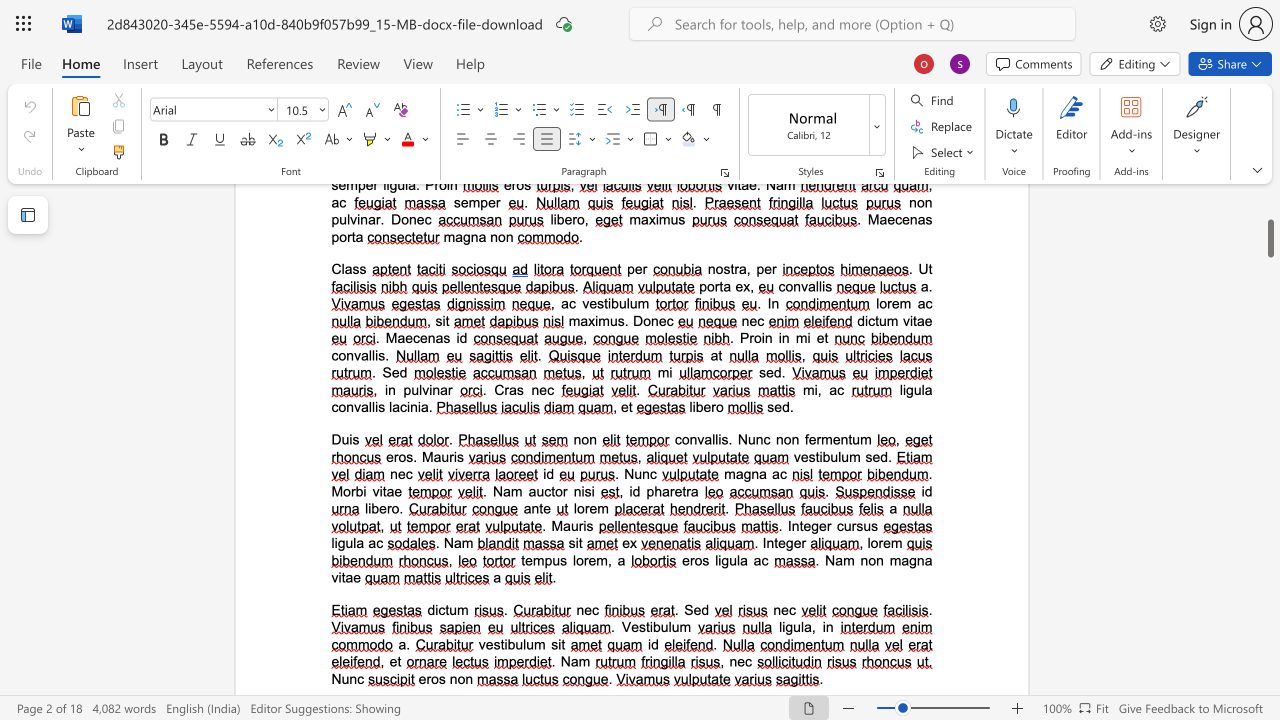  I want to click on the space between the continuous character "r" and "i" in the text, so click(452, 456).